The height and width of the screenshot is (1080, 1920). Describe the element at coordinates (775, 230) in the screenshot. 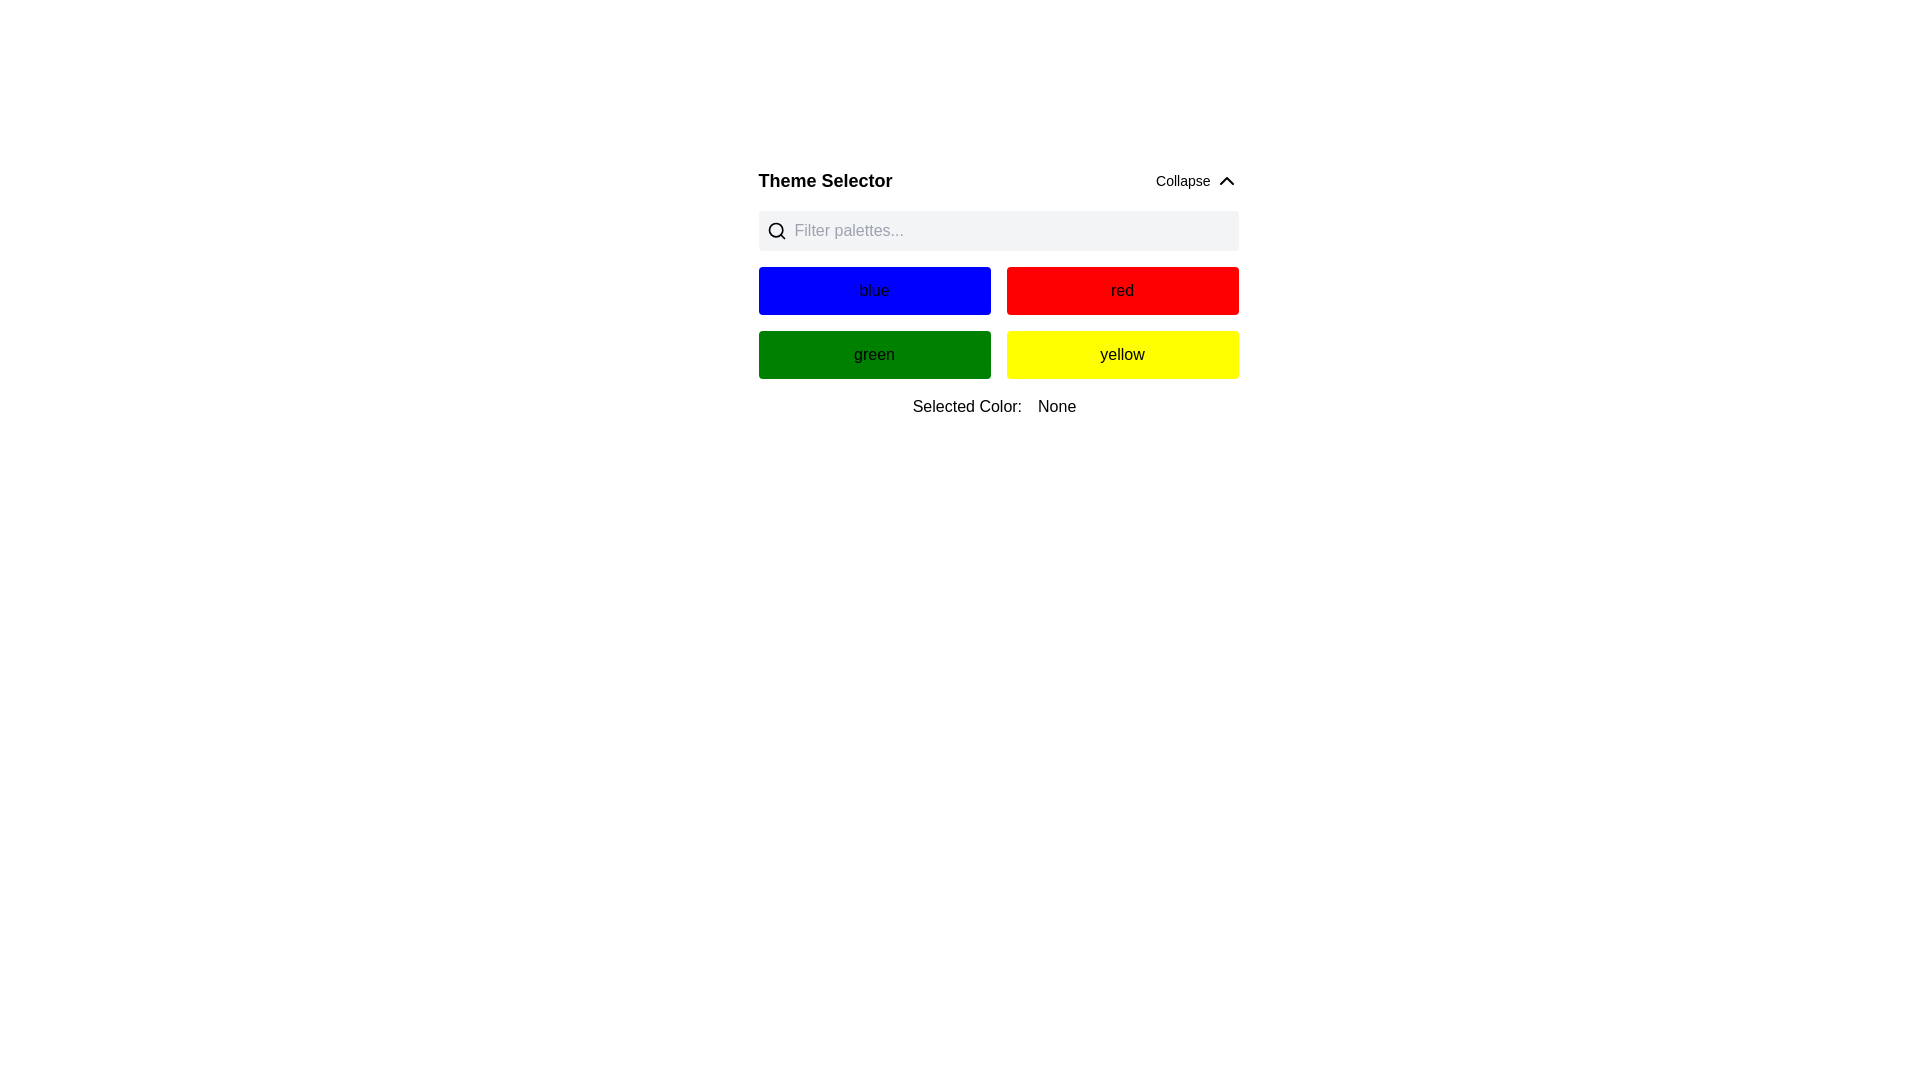

I see `magnifying glass icon, which is styled with a grey stroke and located to the left of the input box labeled 'Filter palettes...'` at that location.